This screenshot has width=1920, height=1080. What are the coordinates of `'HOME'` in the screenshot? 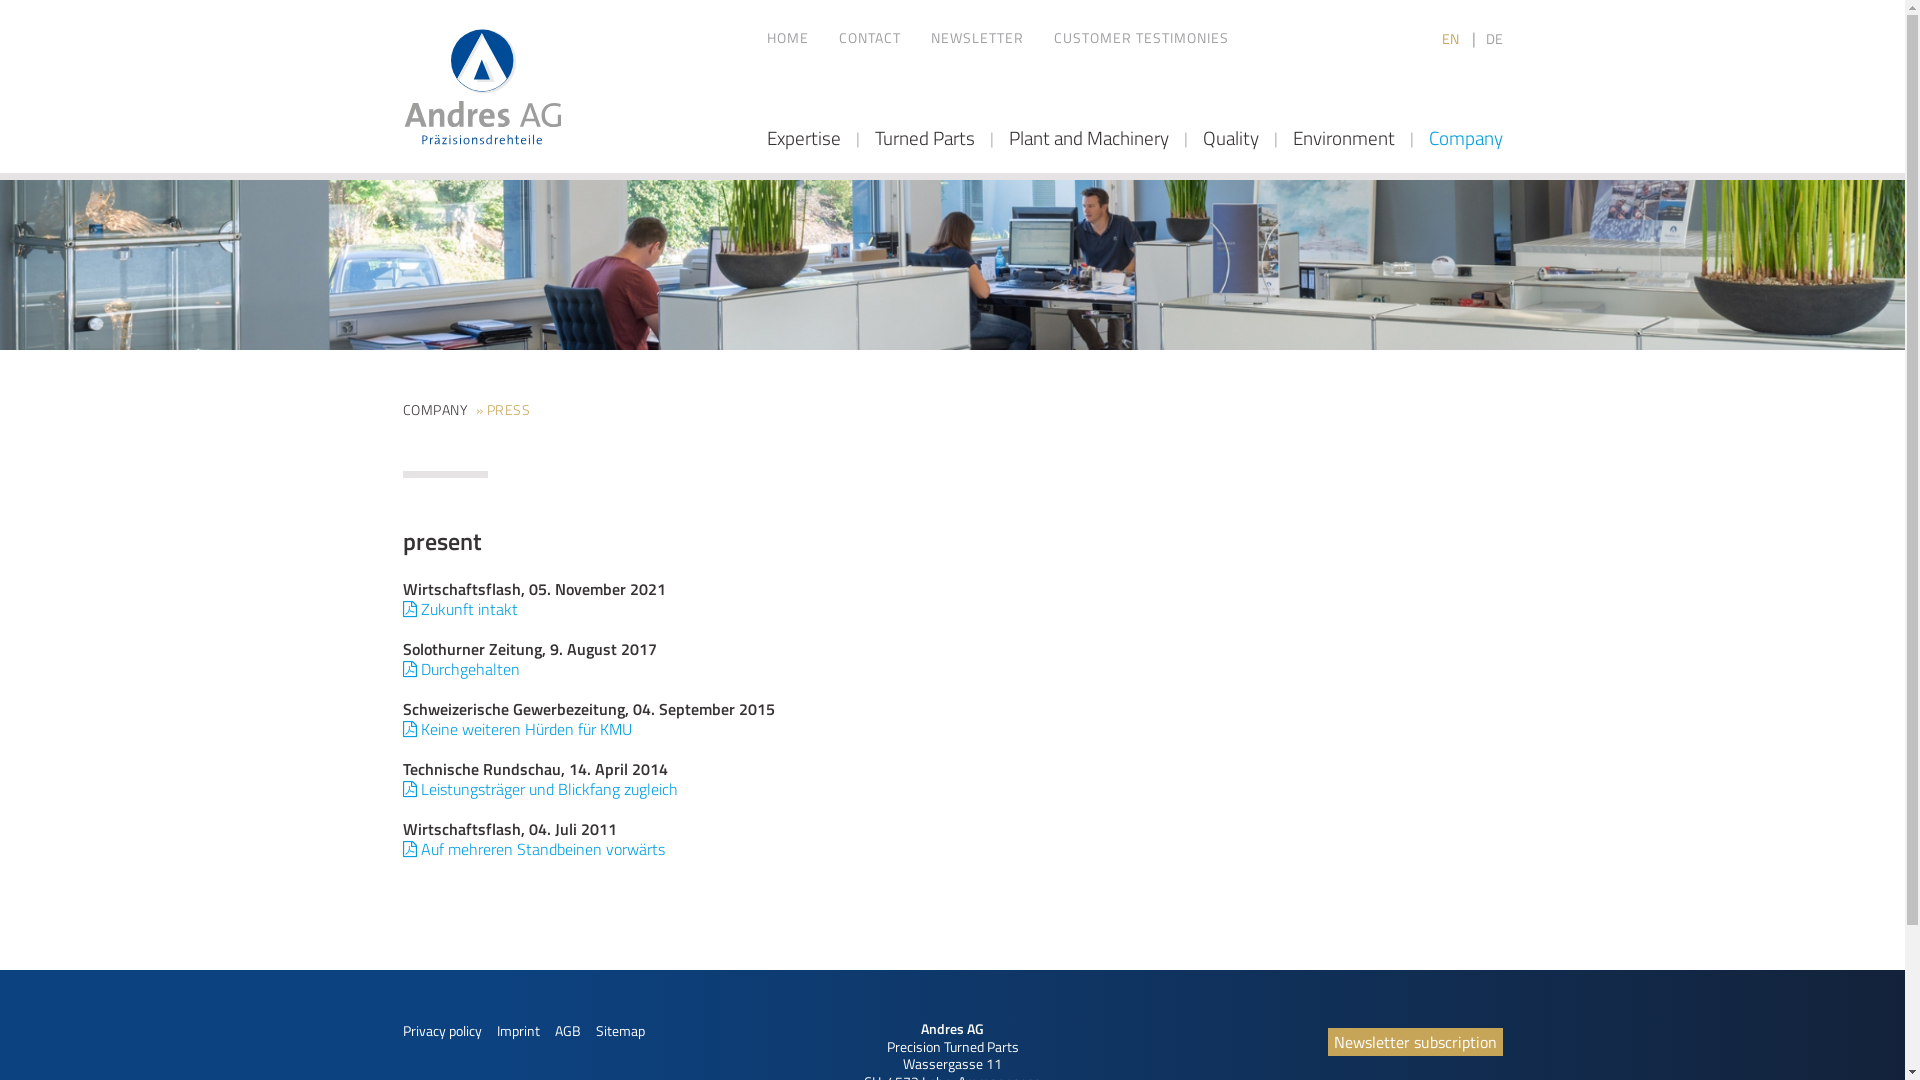 It's located at (786, 38).